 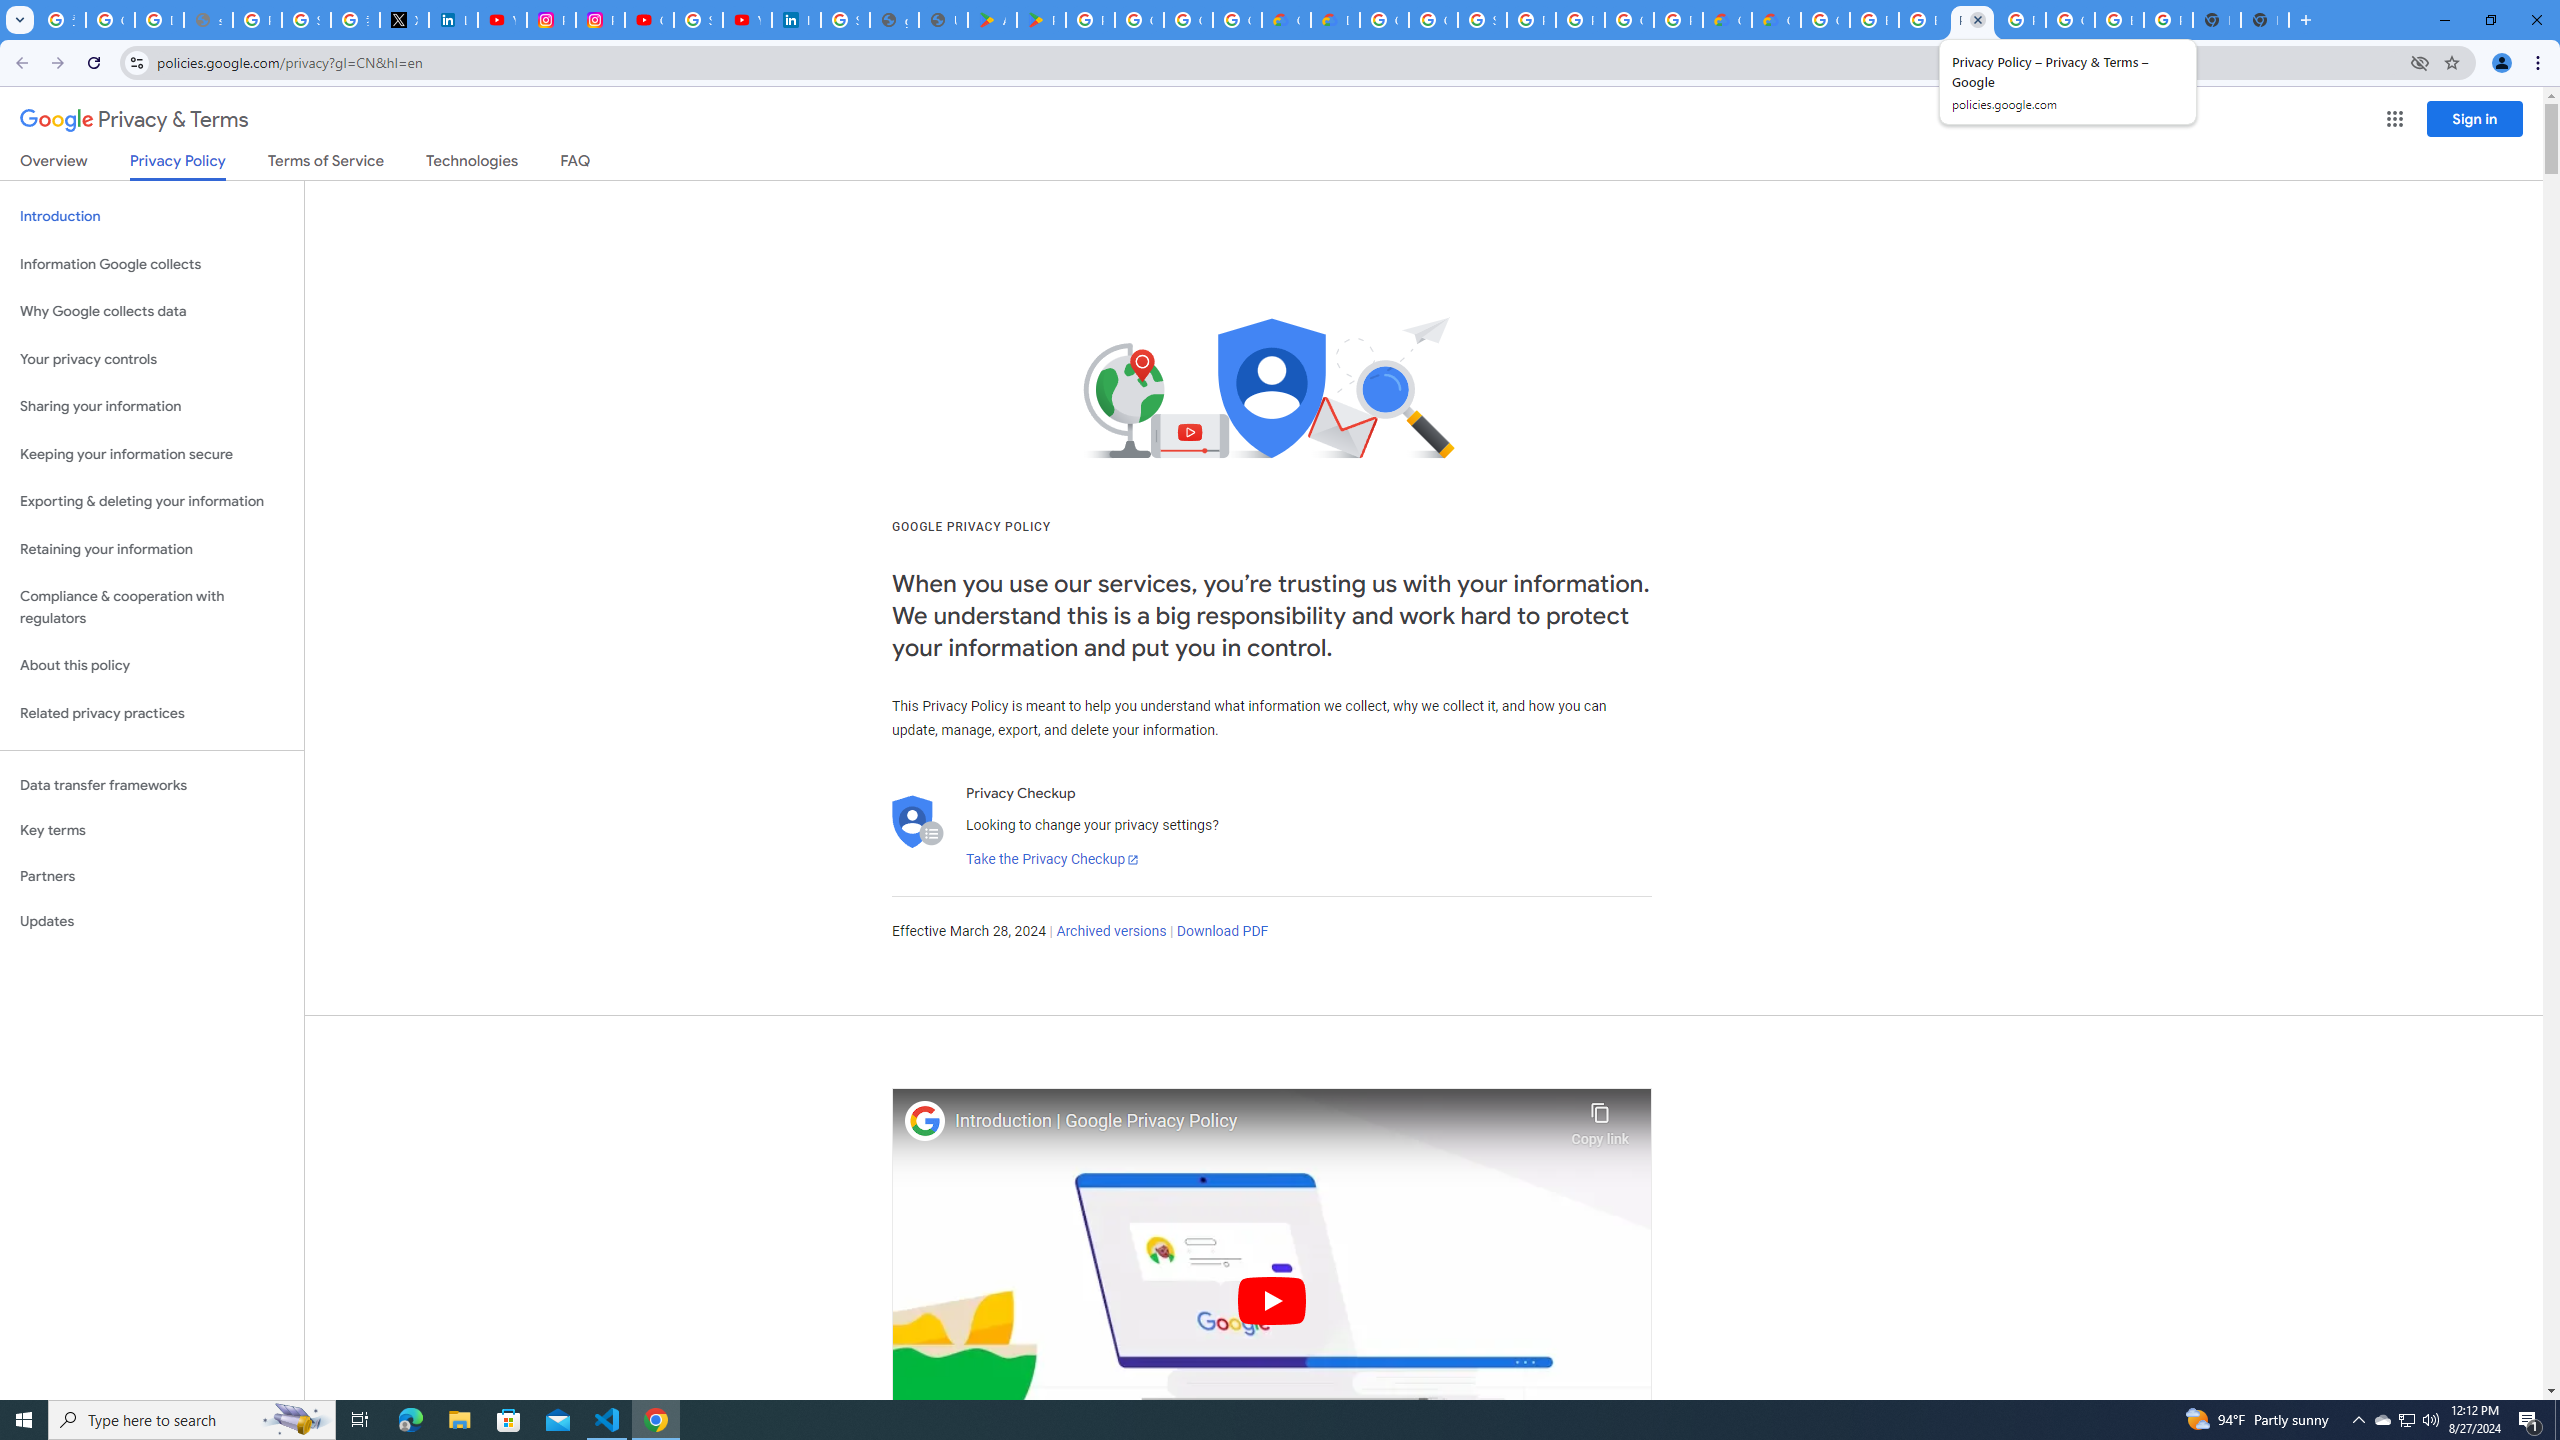 What do you see at coordinates (151, 830) in the screenshot?
I see `'Key terms'` at bounding box center [151, 830].